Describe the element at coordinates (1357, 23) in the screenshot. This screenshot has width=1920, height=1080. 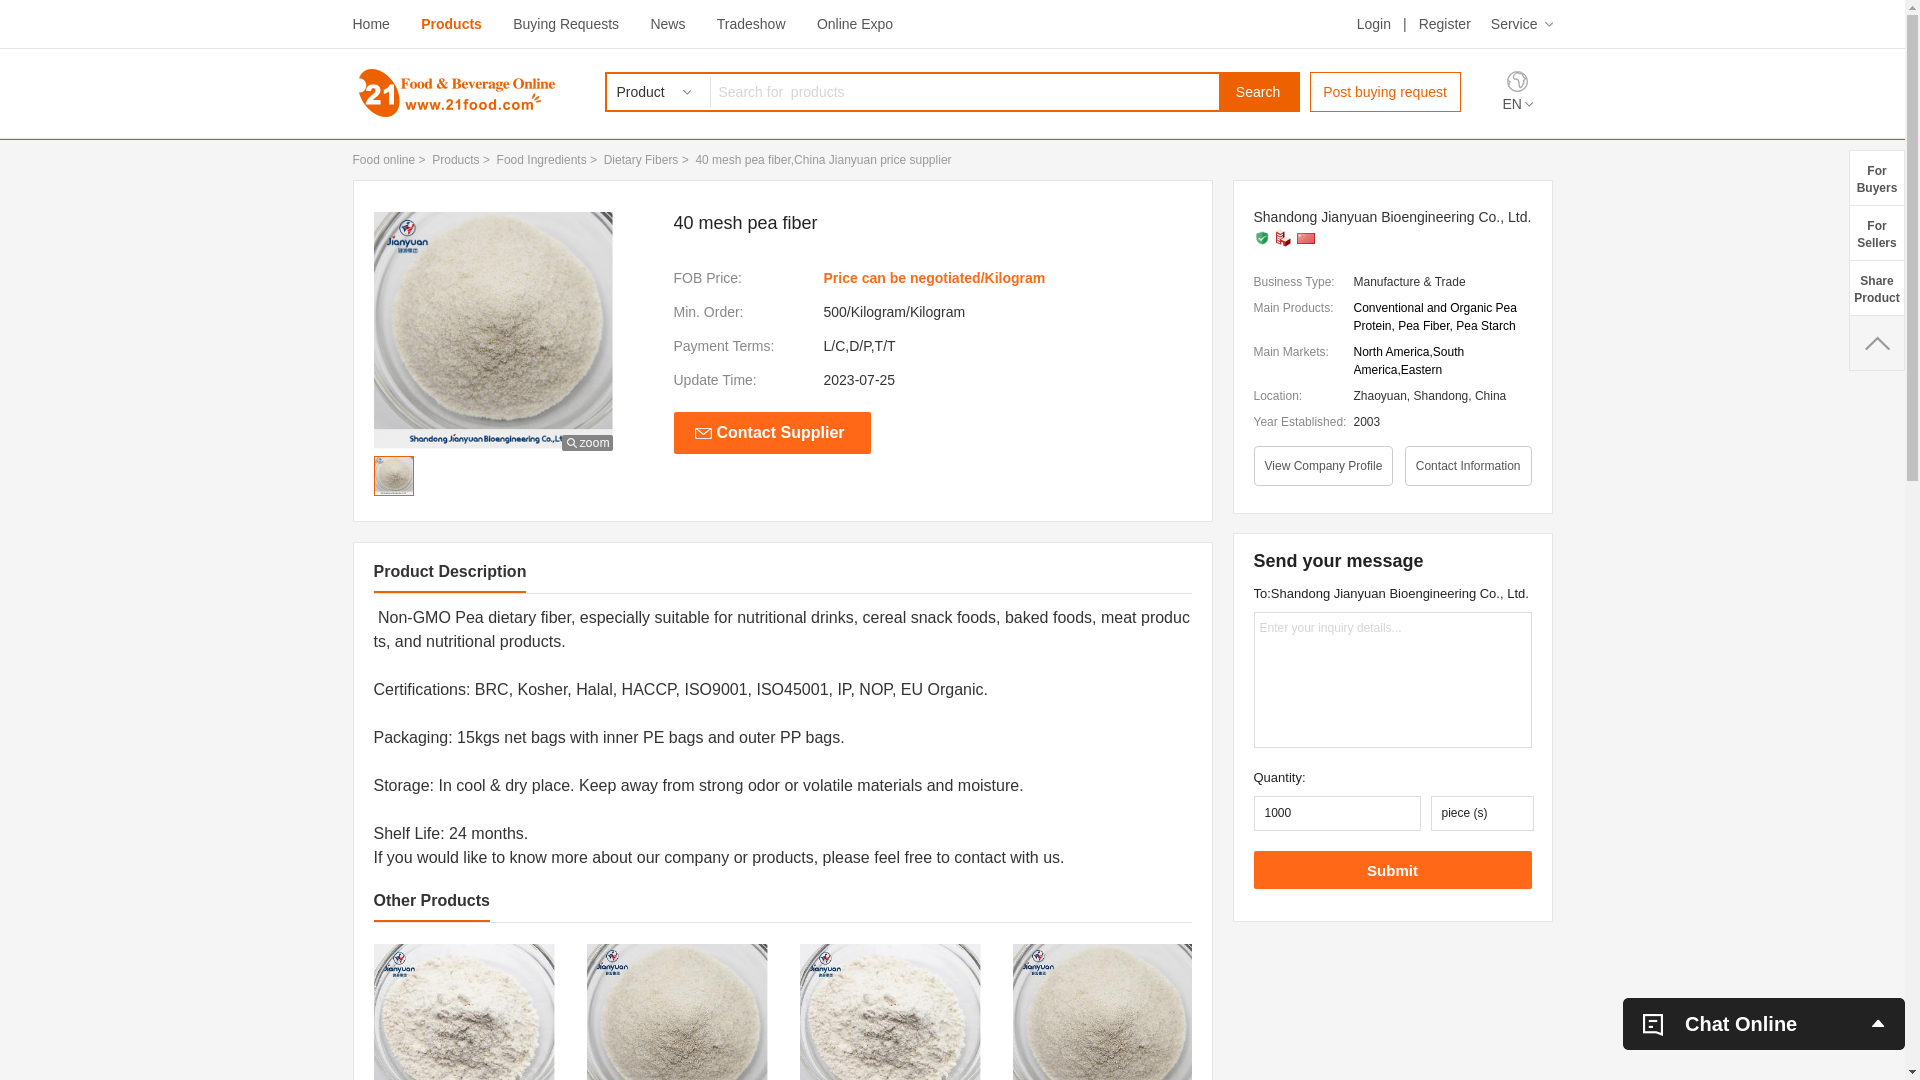
I see `'Login'` at that location.